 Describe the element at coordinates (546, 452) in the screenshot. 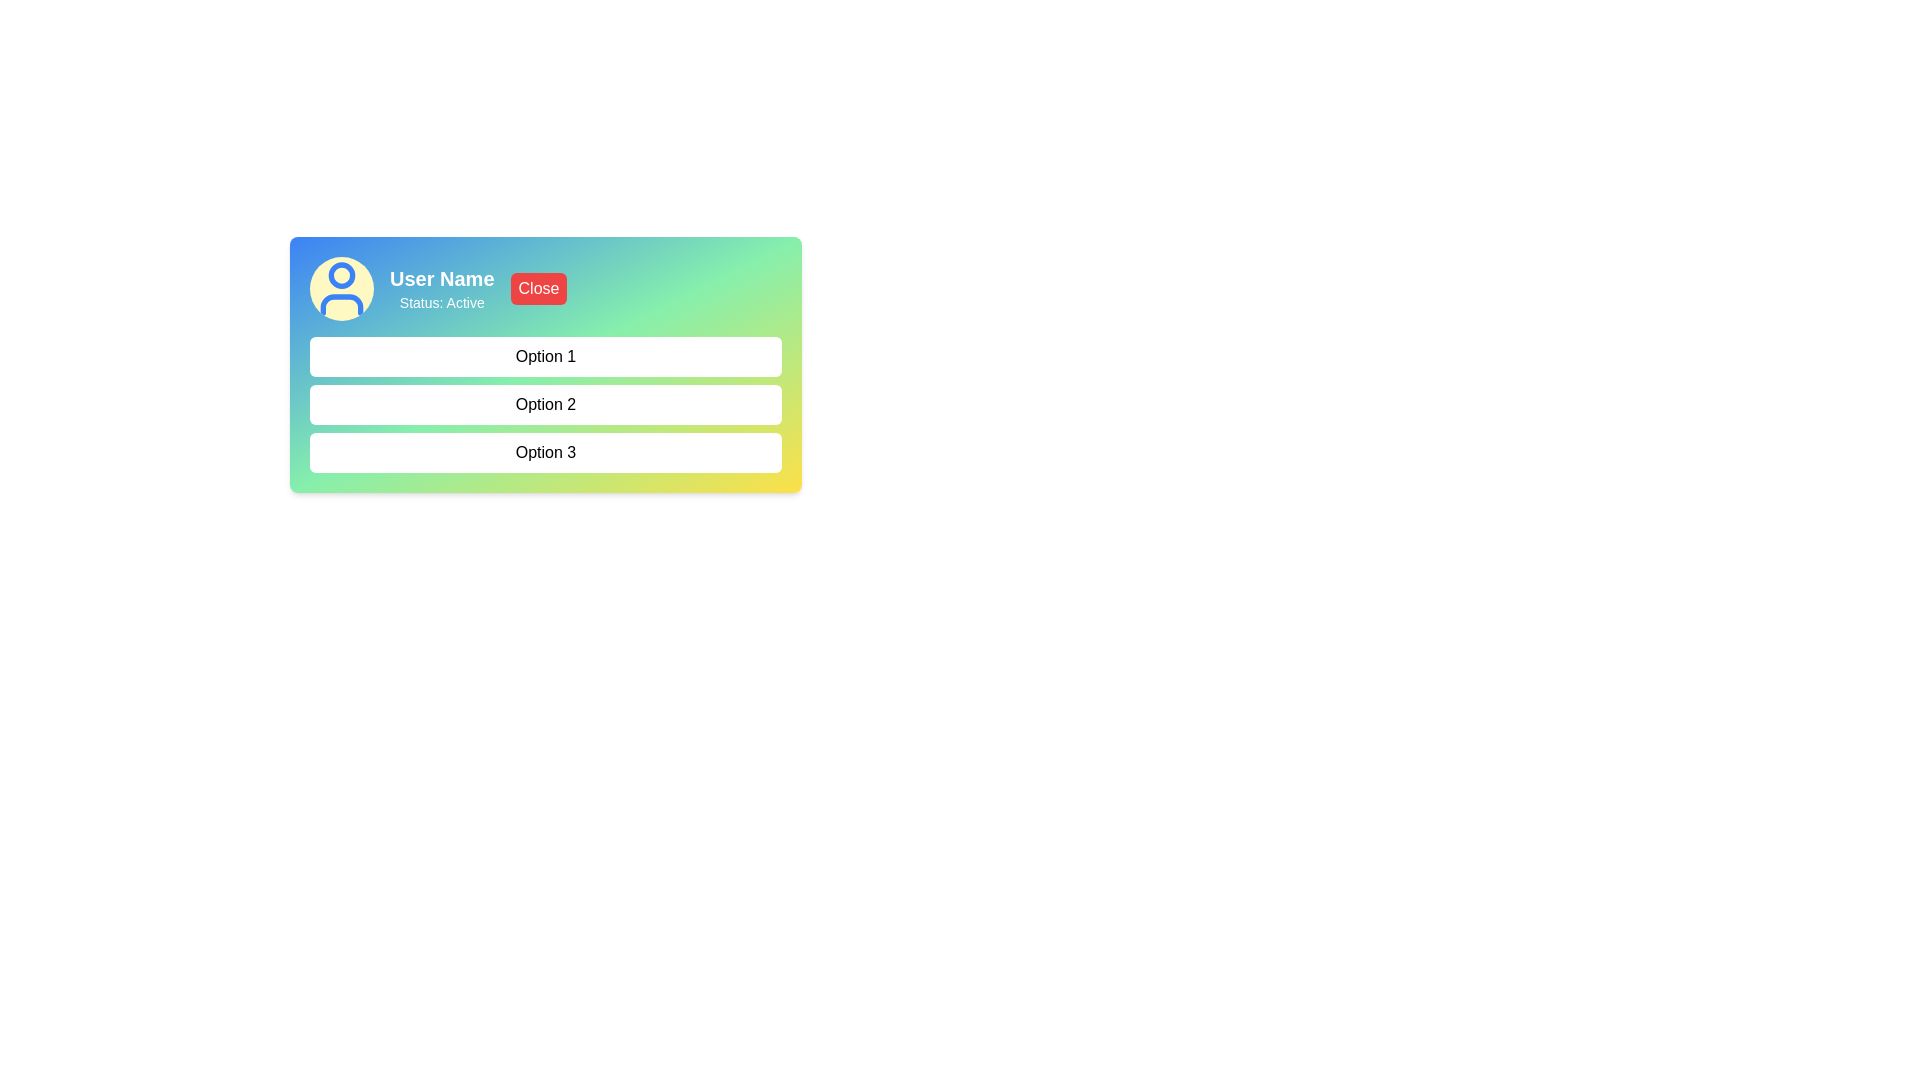

I see `the interactive button labeled 'Option 3' to initiate an action` at that location.